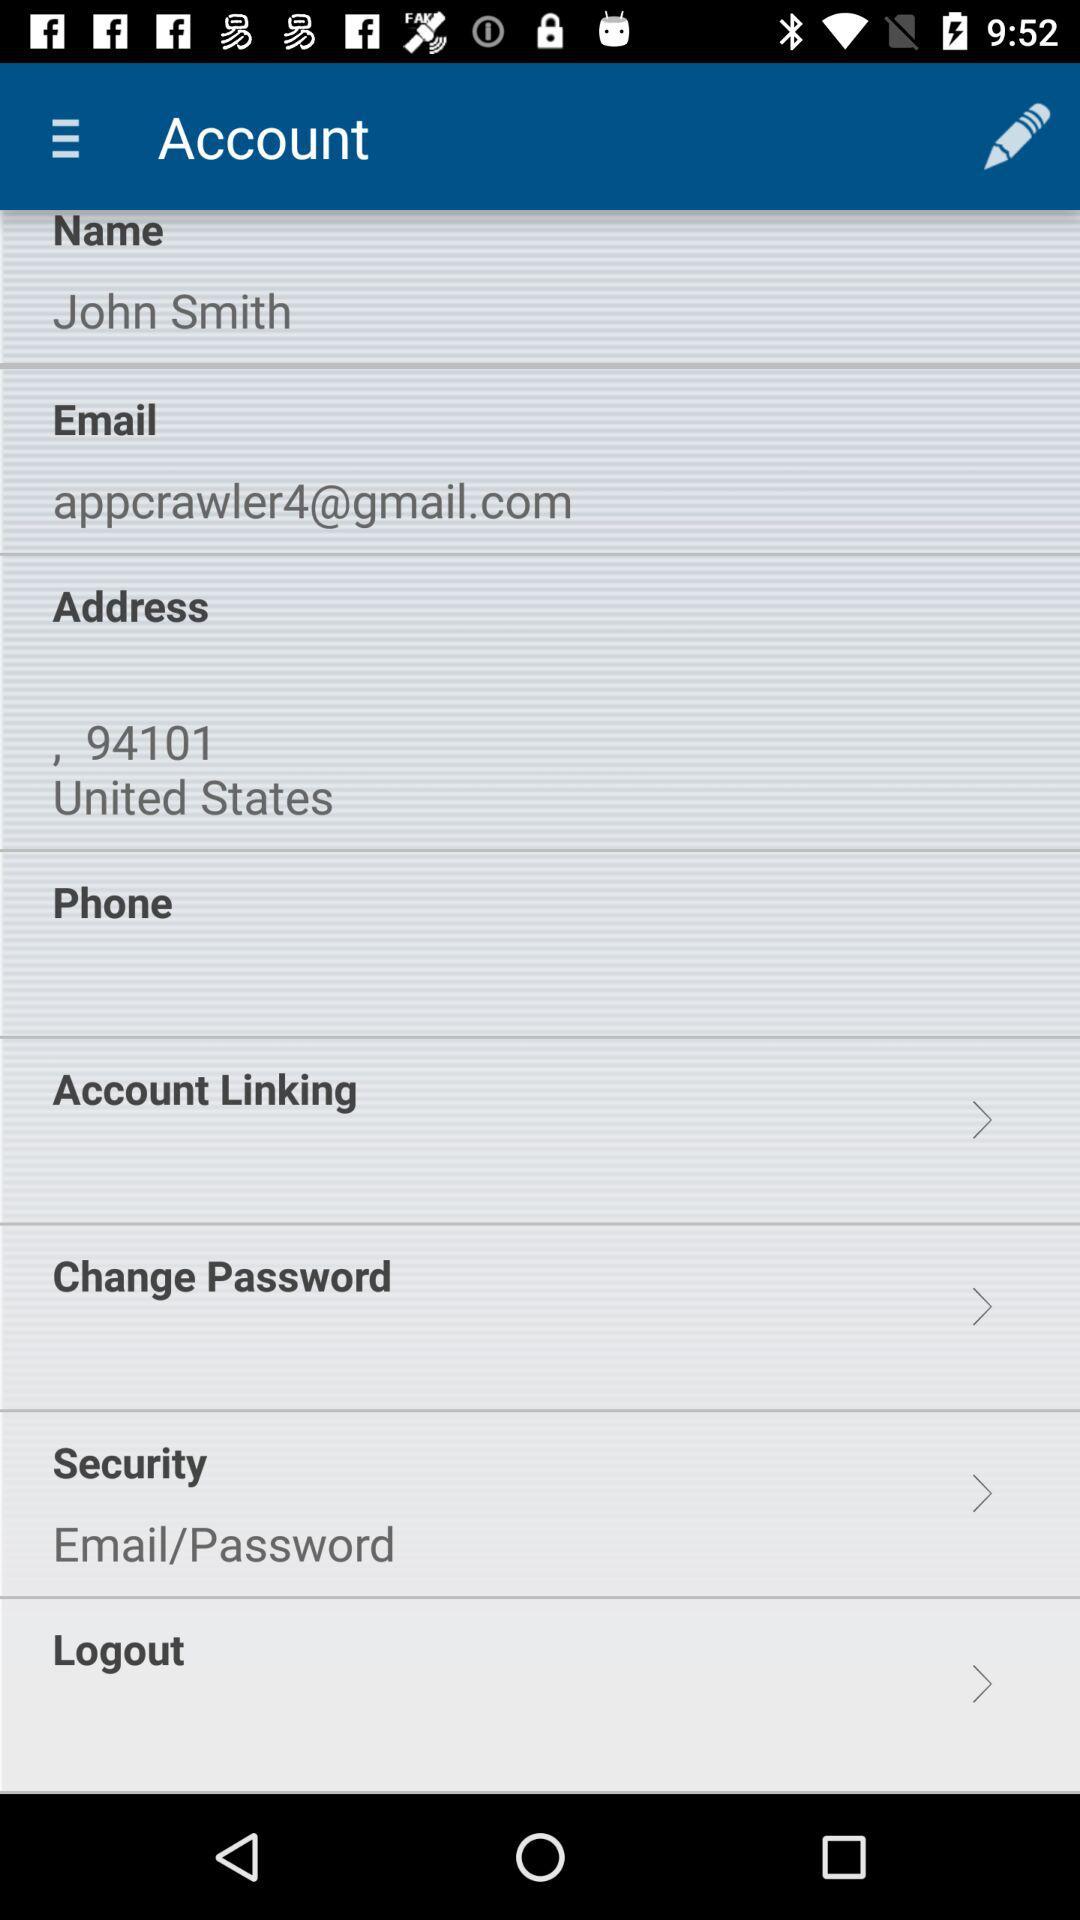 Image resolution: width=1080 pixels, height=1920 pixels. What do you see at coordinates (981, 1120) in the screenshot?
I see `the arrow_forward icon` at bounding box center [981, 1120].